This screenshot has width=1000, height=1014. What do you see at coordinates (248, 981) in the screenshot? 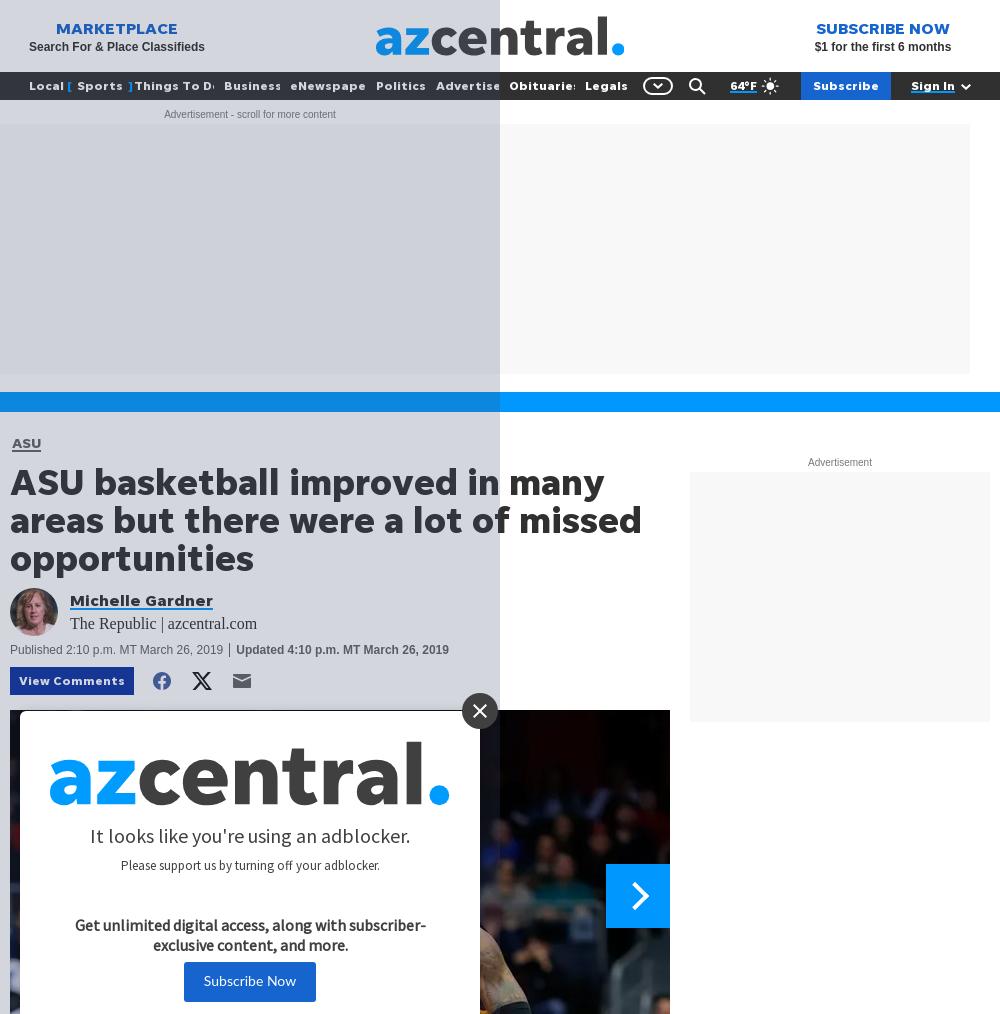
I see `'Subscribe Now'` at bounding box center [248, 981].